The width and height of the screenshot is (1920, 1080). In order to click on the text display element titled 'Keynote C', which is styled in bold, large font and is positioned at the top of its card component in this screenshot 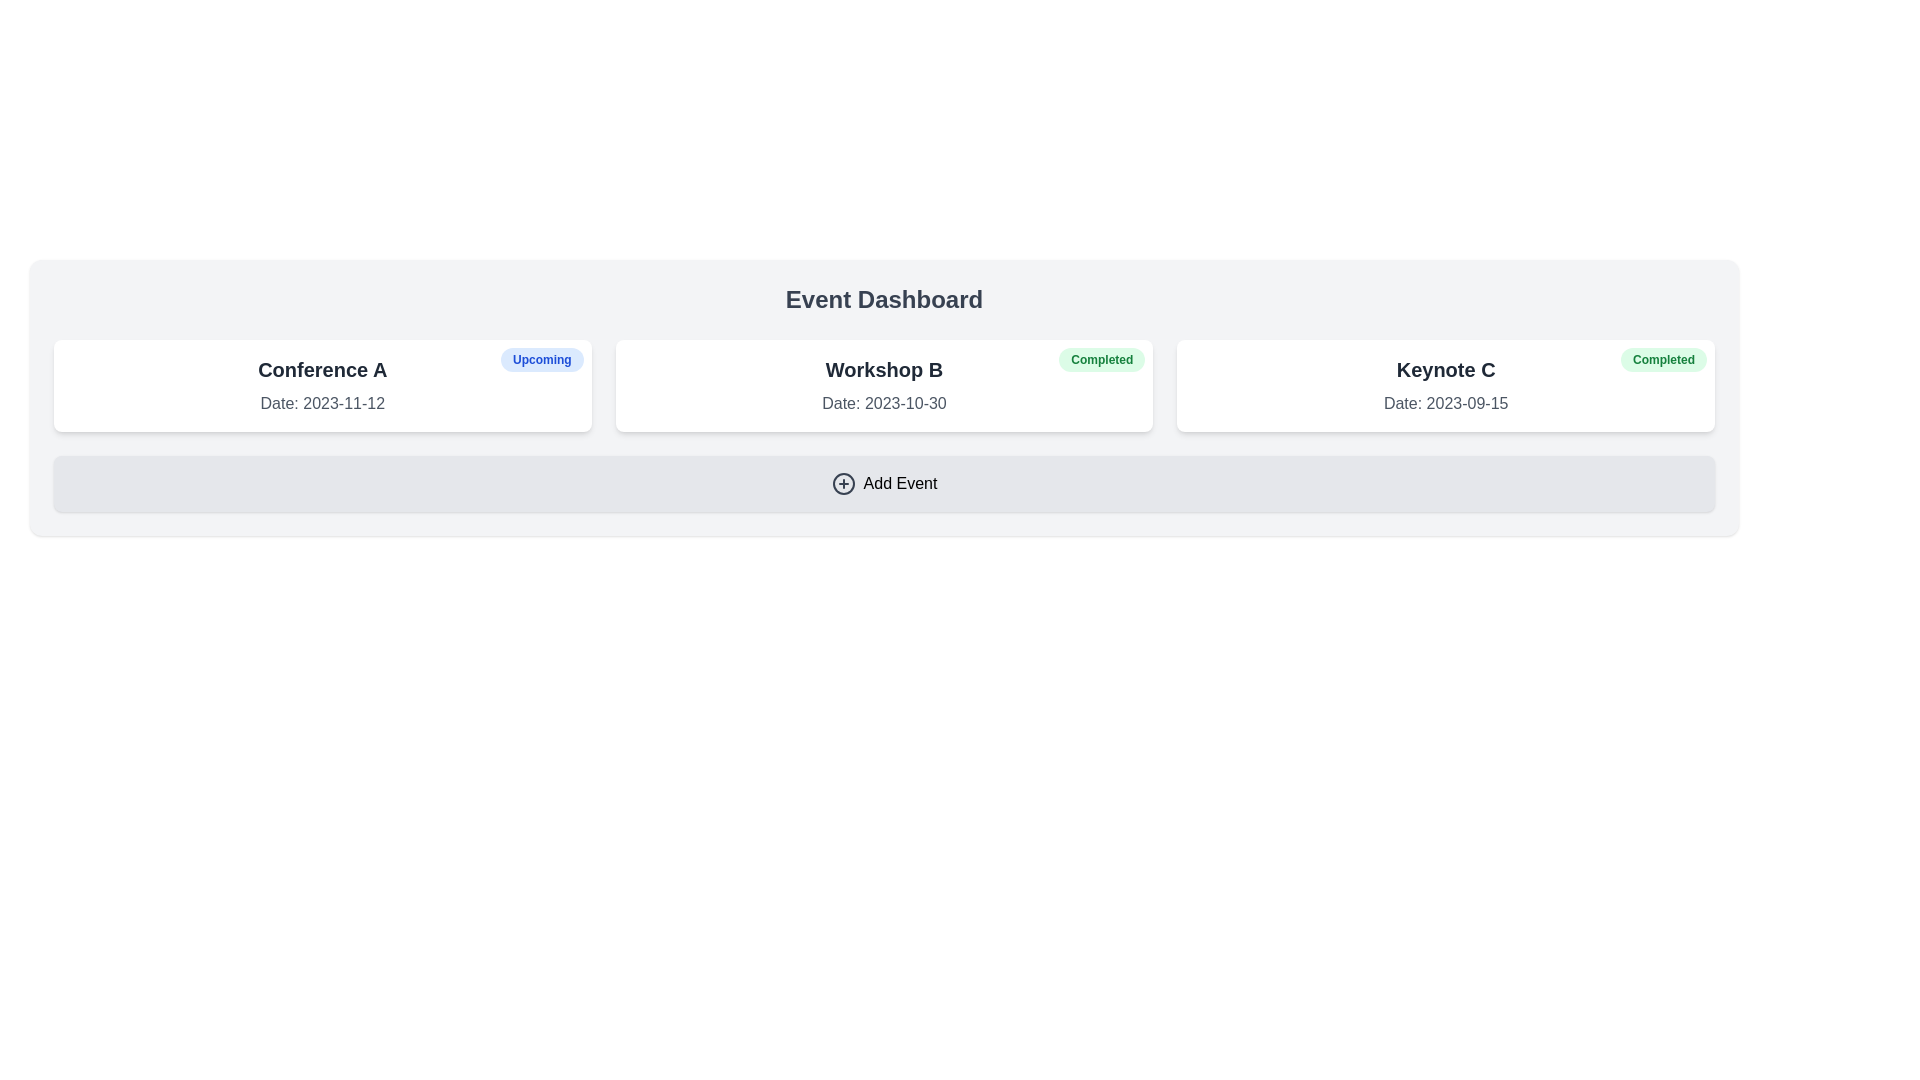, I will do `click(1446, 370)`.